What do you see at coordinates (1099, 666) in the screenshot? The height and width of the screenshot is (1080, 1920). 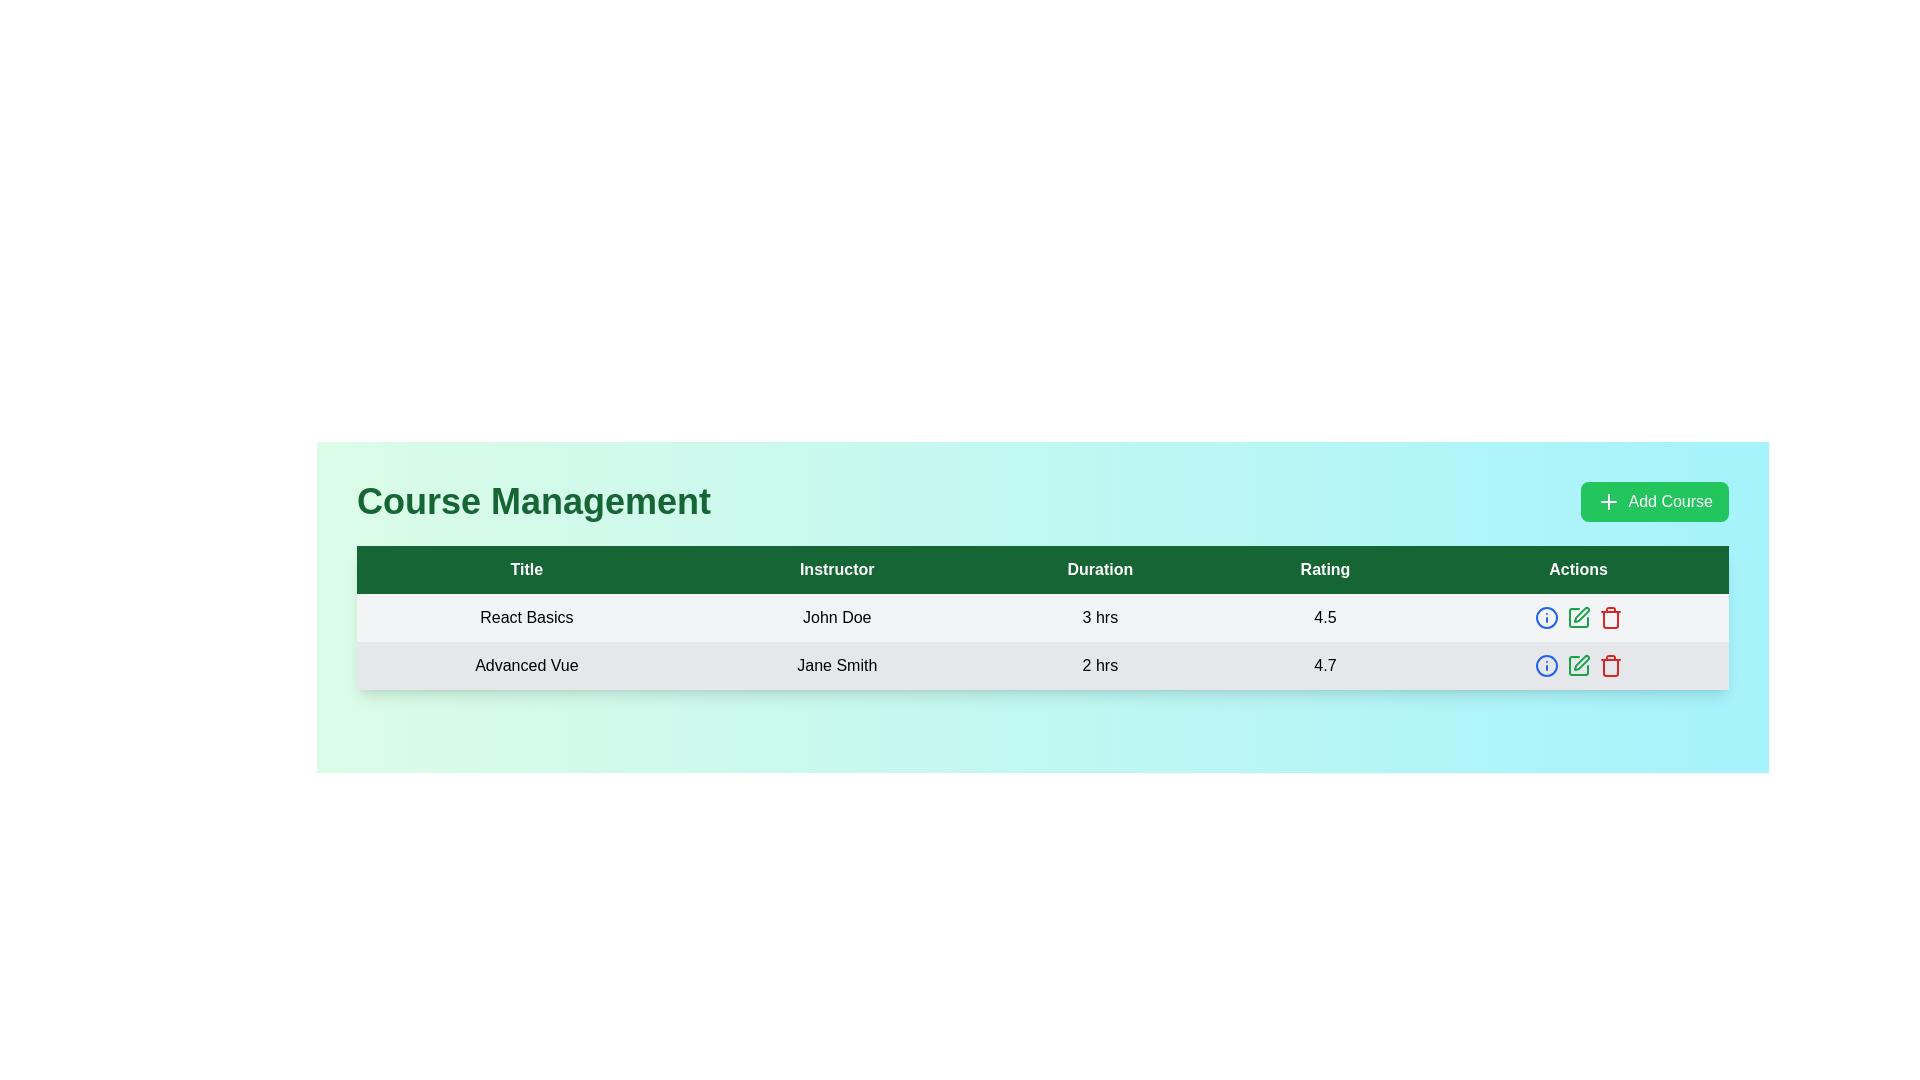 I see `the text label displaying '2 hrs' in the 'Duration' column of the table row for 'Advanced Vue' and 'Jane Smith', which is the third cell in that row` at bounding box center [1099, 666].